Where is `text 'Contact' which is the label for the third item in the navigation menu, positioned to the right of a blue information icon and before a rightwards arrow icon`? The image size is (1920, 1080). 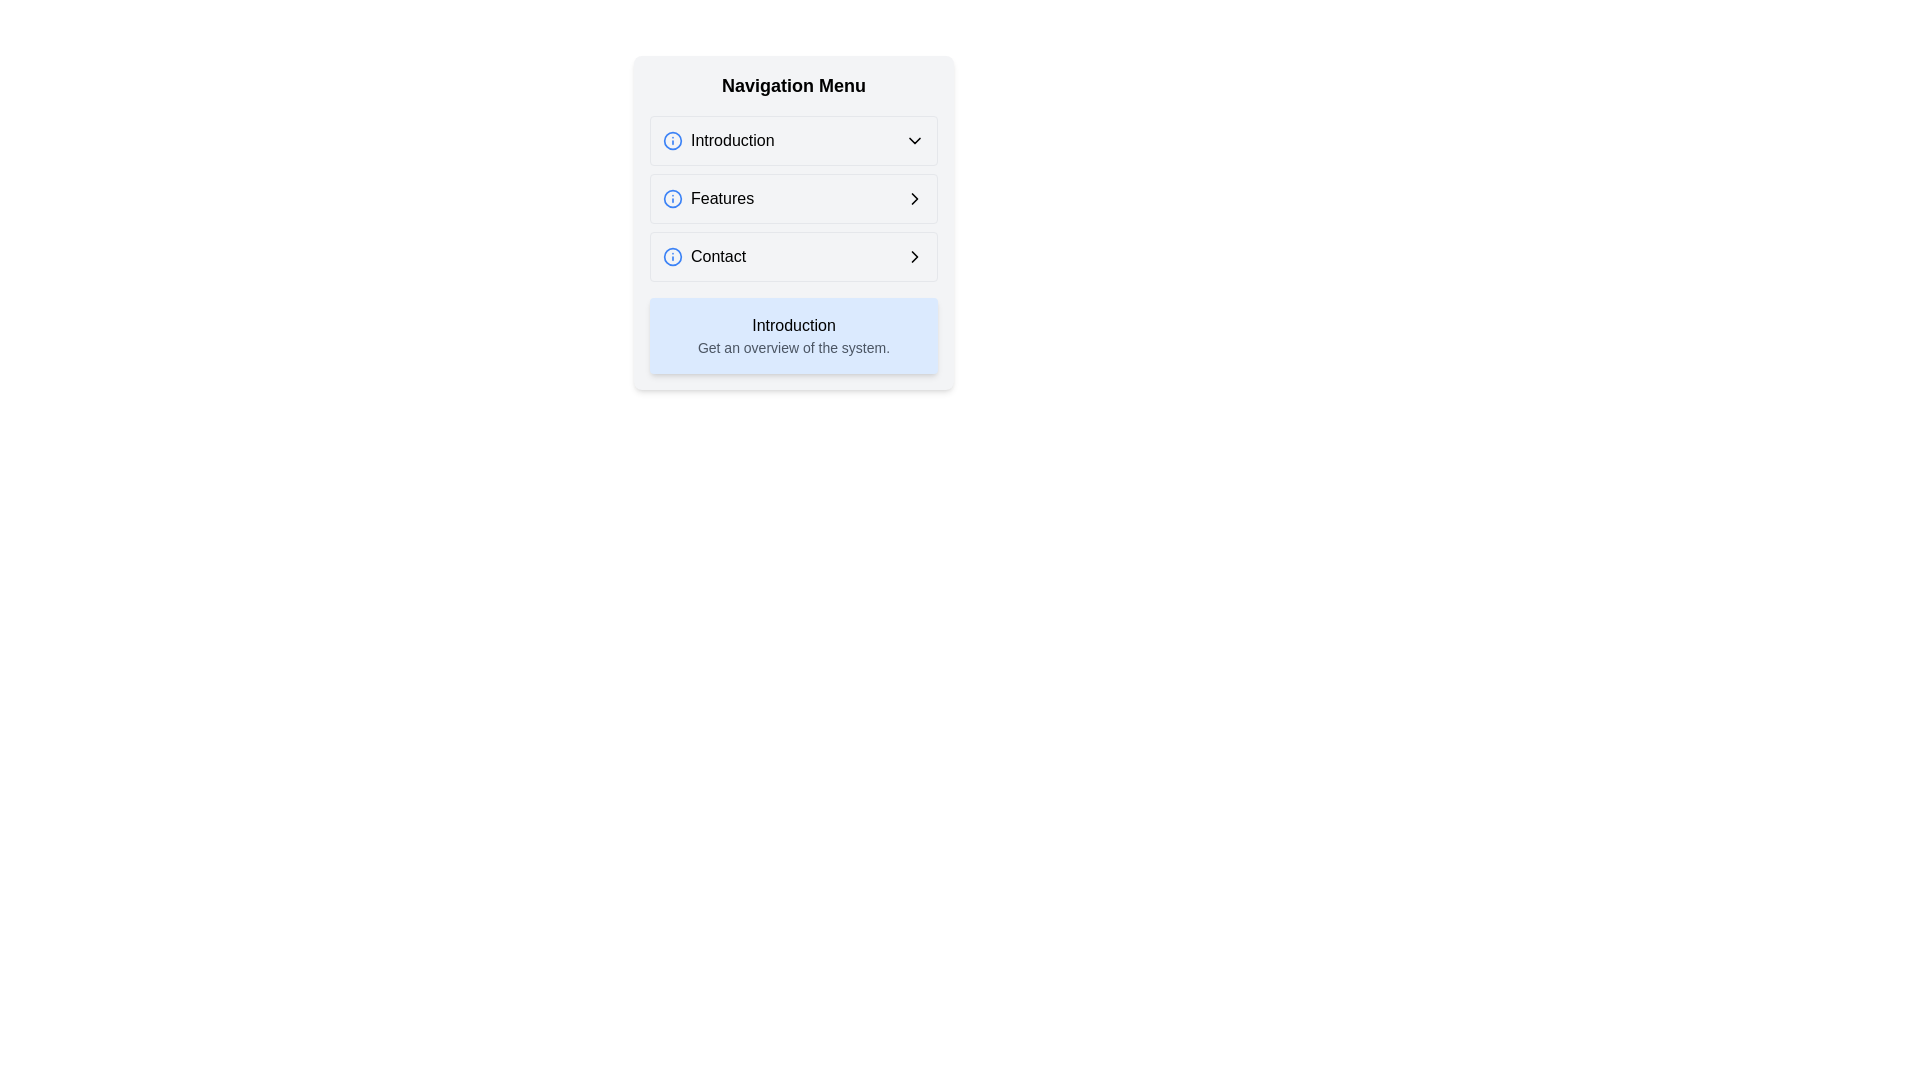
text 'Contact' which is the label for the third item in the navigation menu, positioned to the right of a blue information icon and before a rightwards arrow icon is located at coordinates (718, 256).